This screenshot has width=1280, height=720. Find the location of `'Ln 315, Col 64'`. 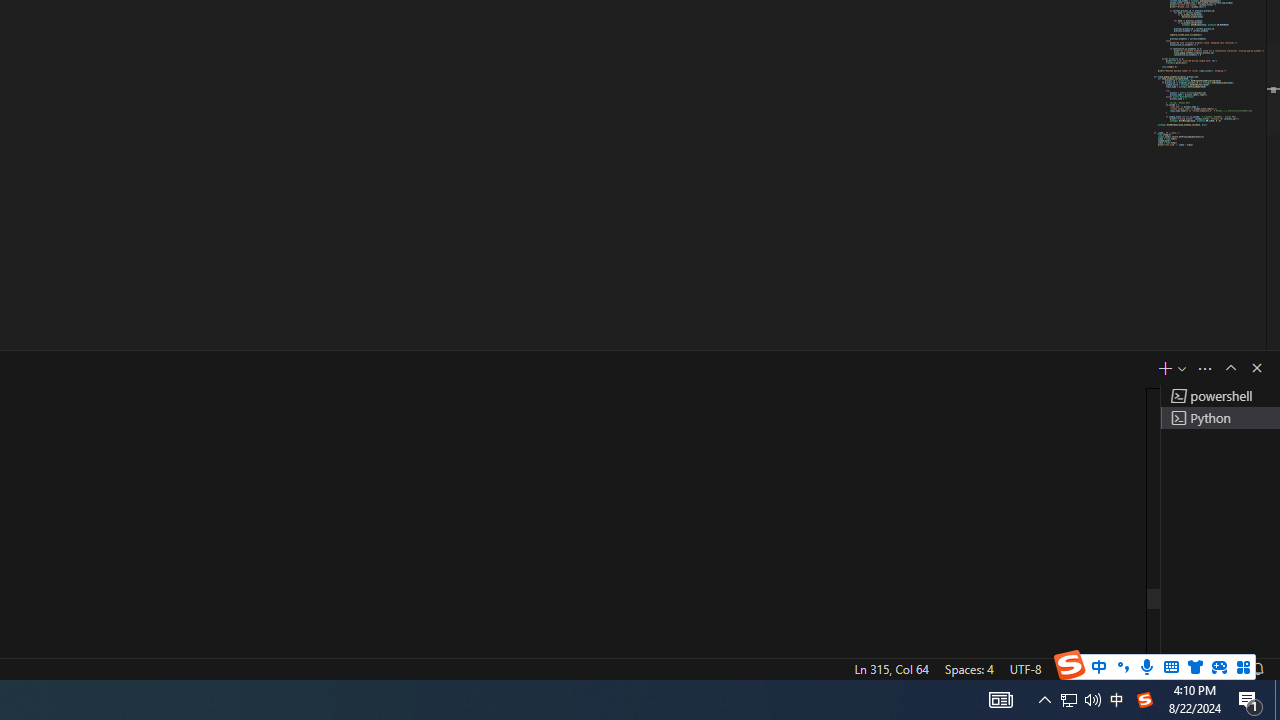

'Ln 315, Col 64' is located at coordinates (890, 668).